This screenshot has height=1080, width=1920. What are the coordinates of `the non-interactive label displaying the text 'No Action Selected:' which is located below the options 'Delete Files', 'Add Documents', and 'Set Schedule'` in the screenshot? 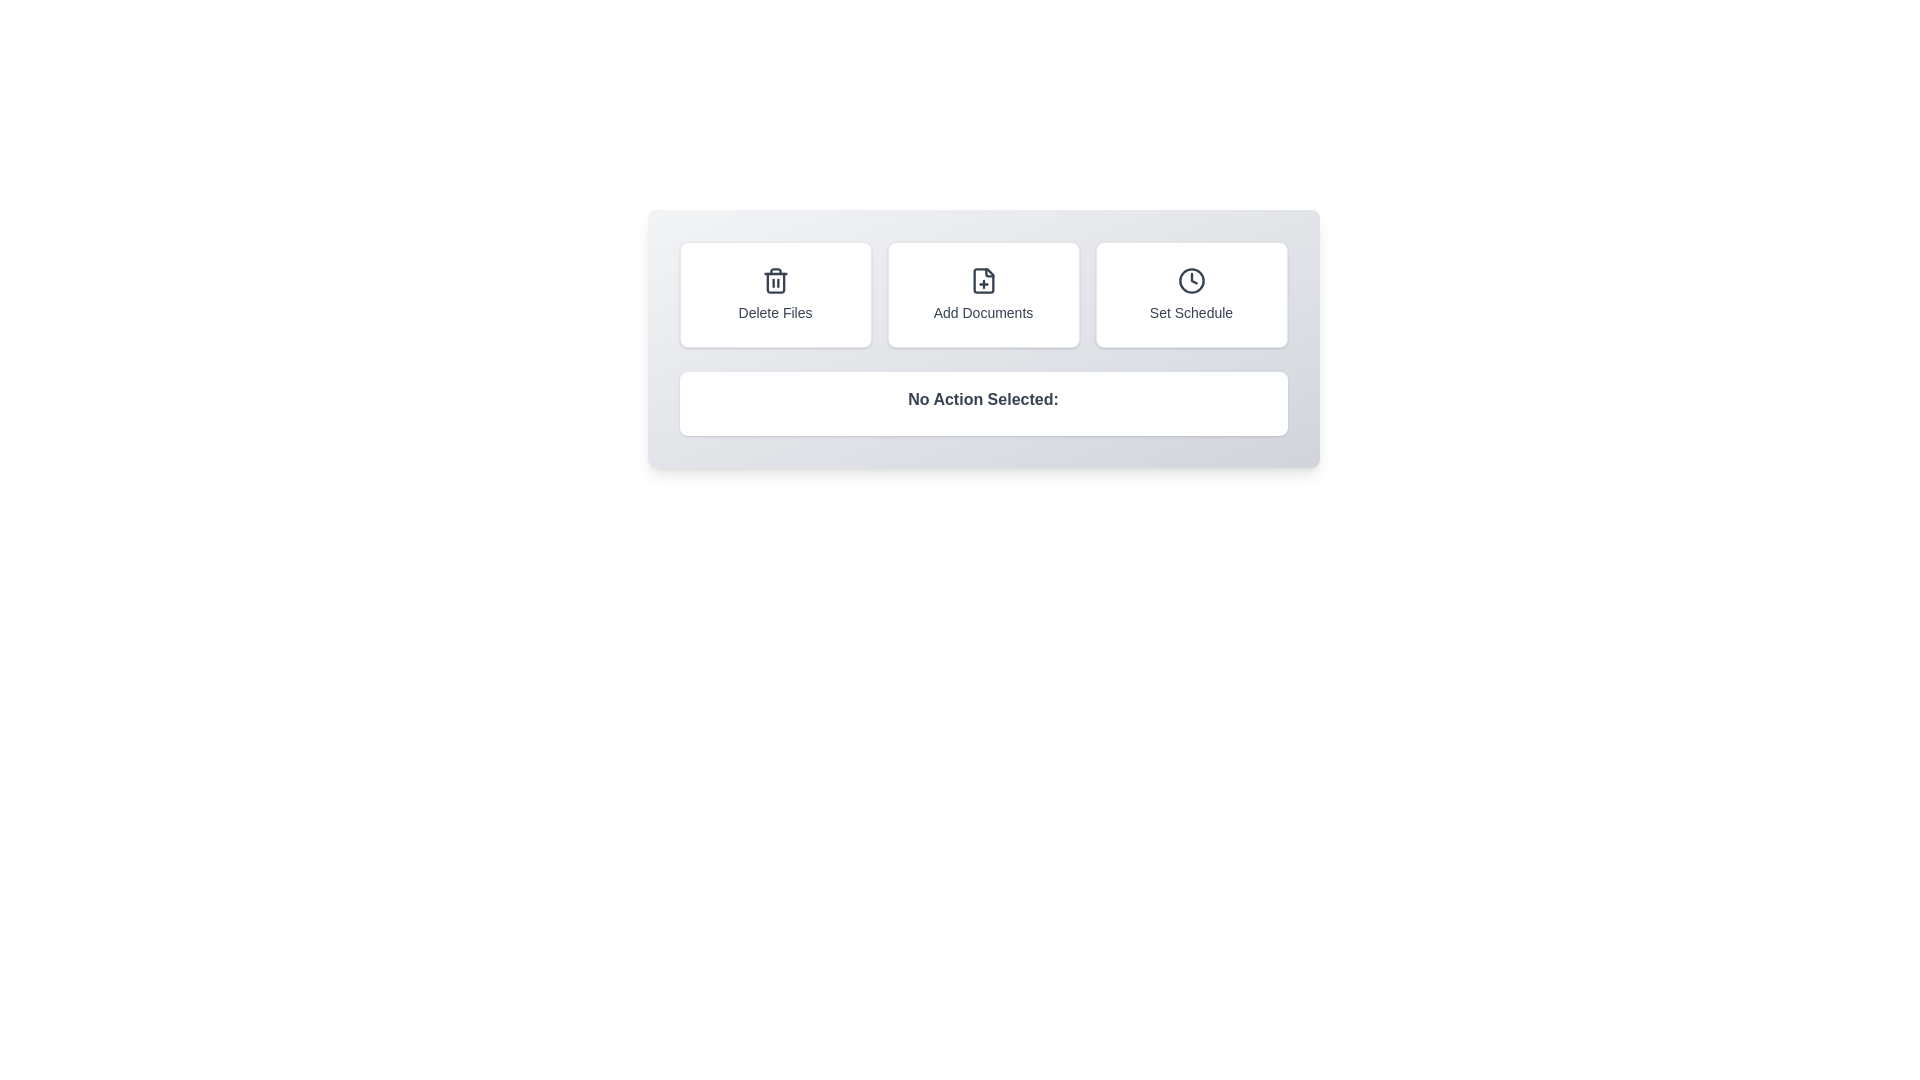 It's located at (983, 404).